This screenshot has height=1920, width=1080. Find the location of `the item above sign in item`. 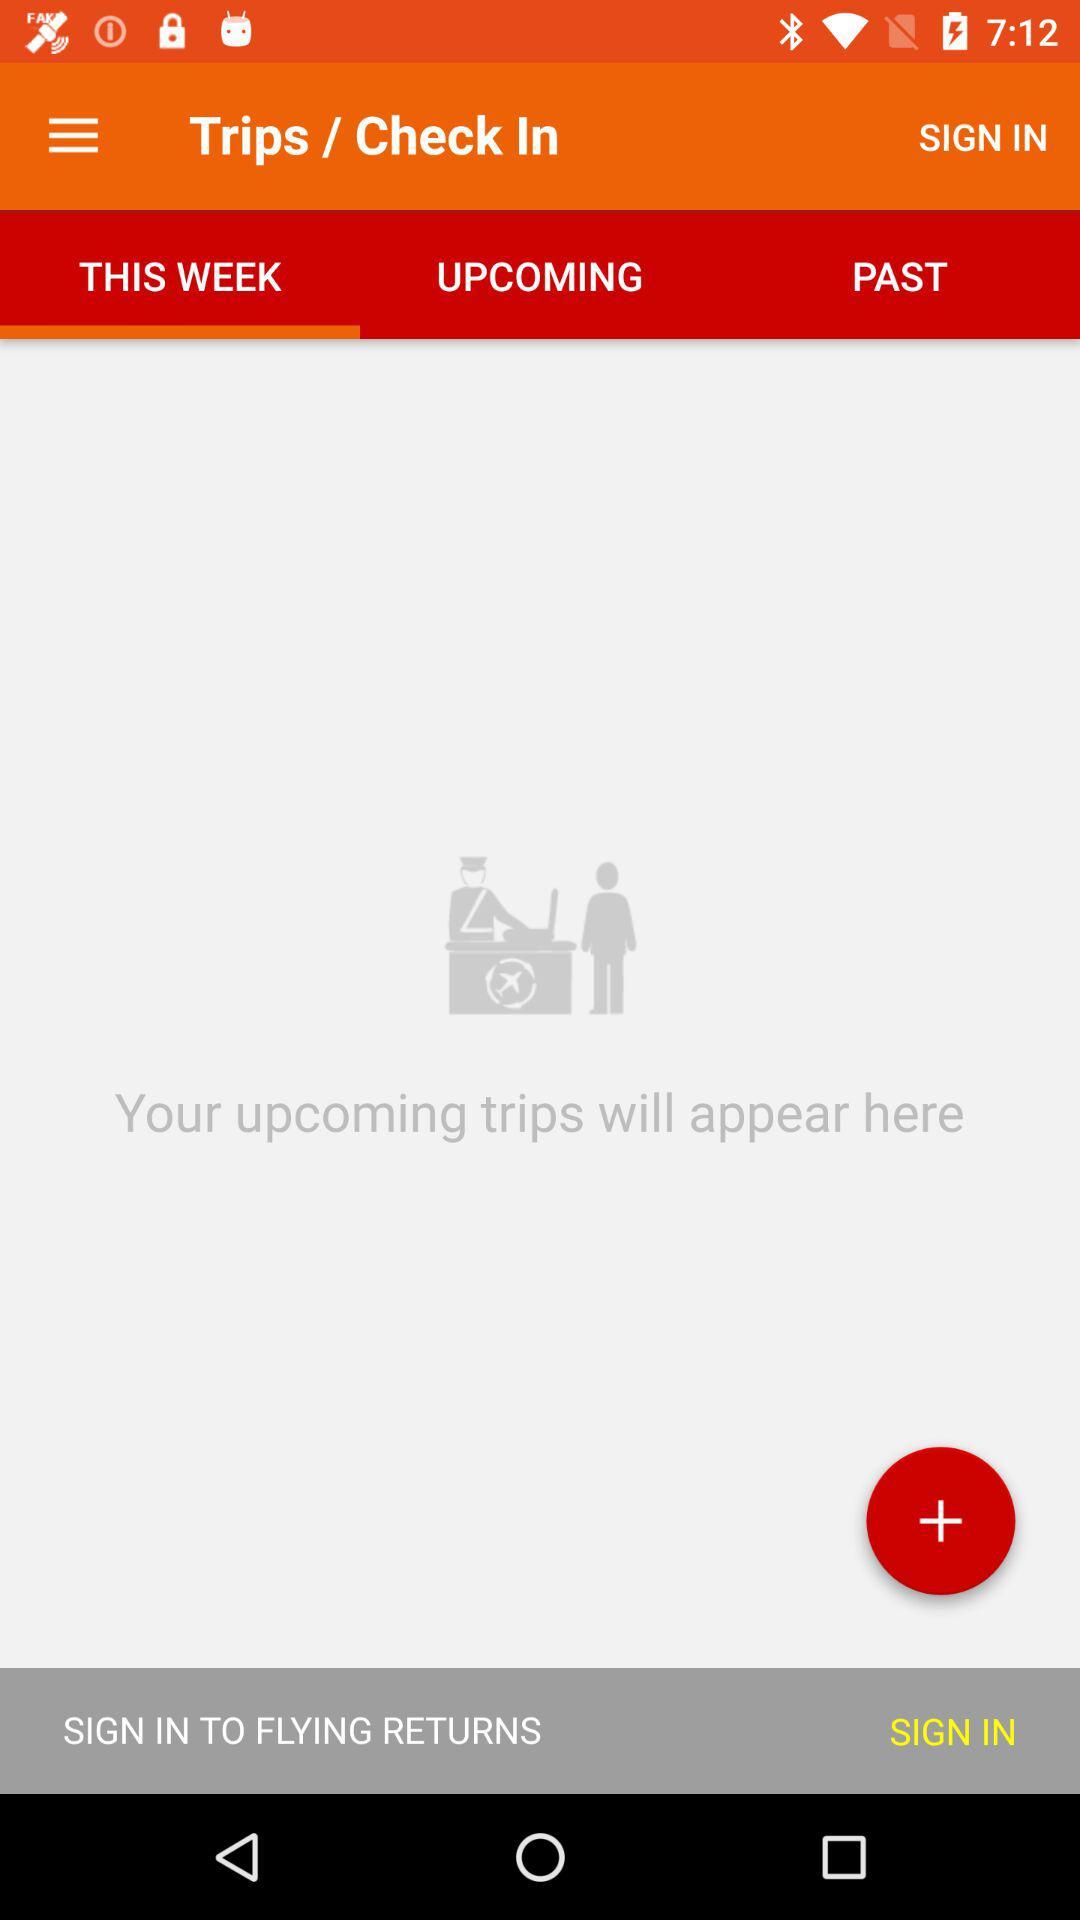

the item above sign in item is located at coordinates (940, 1527).